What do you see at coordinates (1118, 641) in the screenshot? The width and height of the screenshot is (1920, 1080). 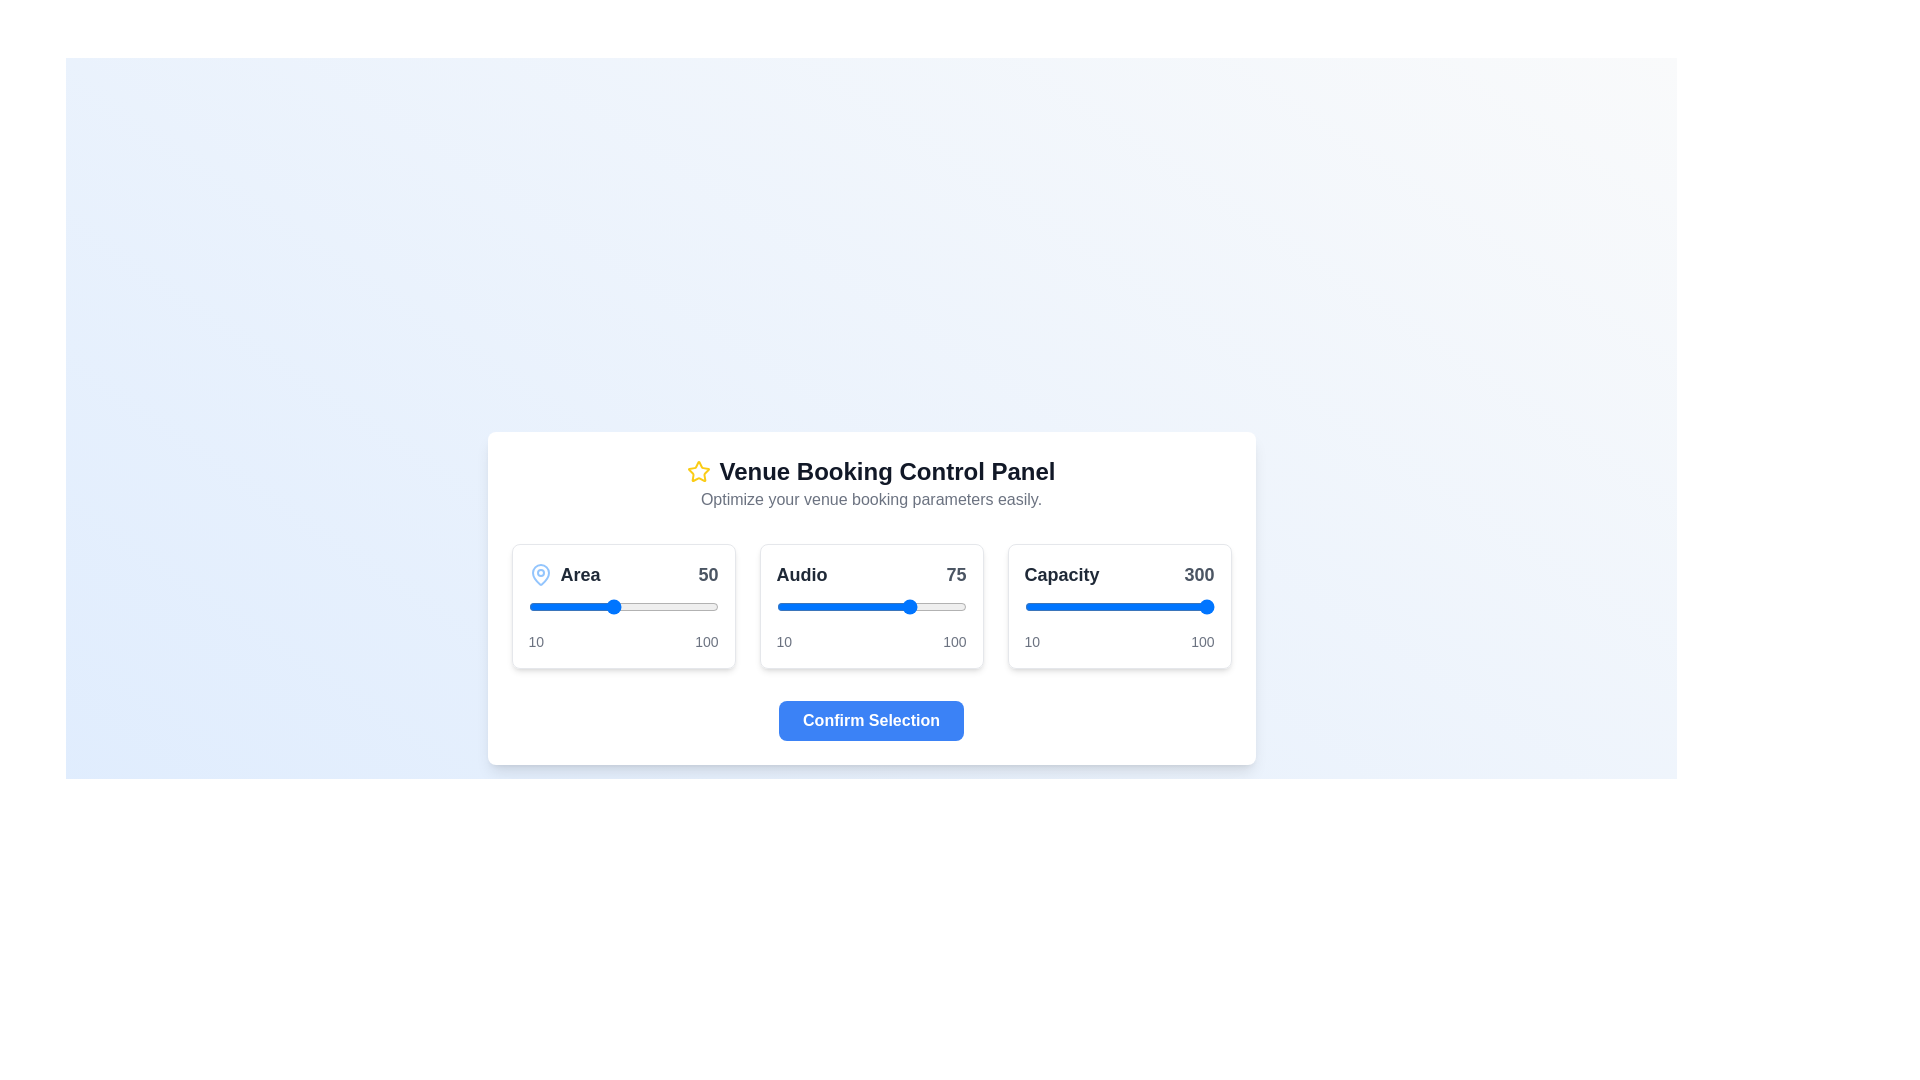 I see `the Text label group displaying '10' and '100' which is located below the capacity slider and above the 'Confirm Selection' button in the 'Capacity' box` at bounding box center [1118, 641].